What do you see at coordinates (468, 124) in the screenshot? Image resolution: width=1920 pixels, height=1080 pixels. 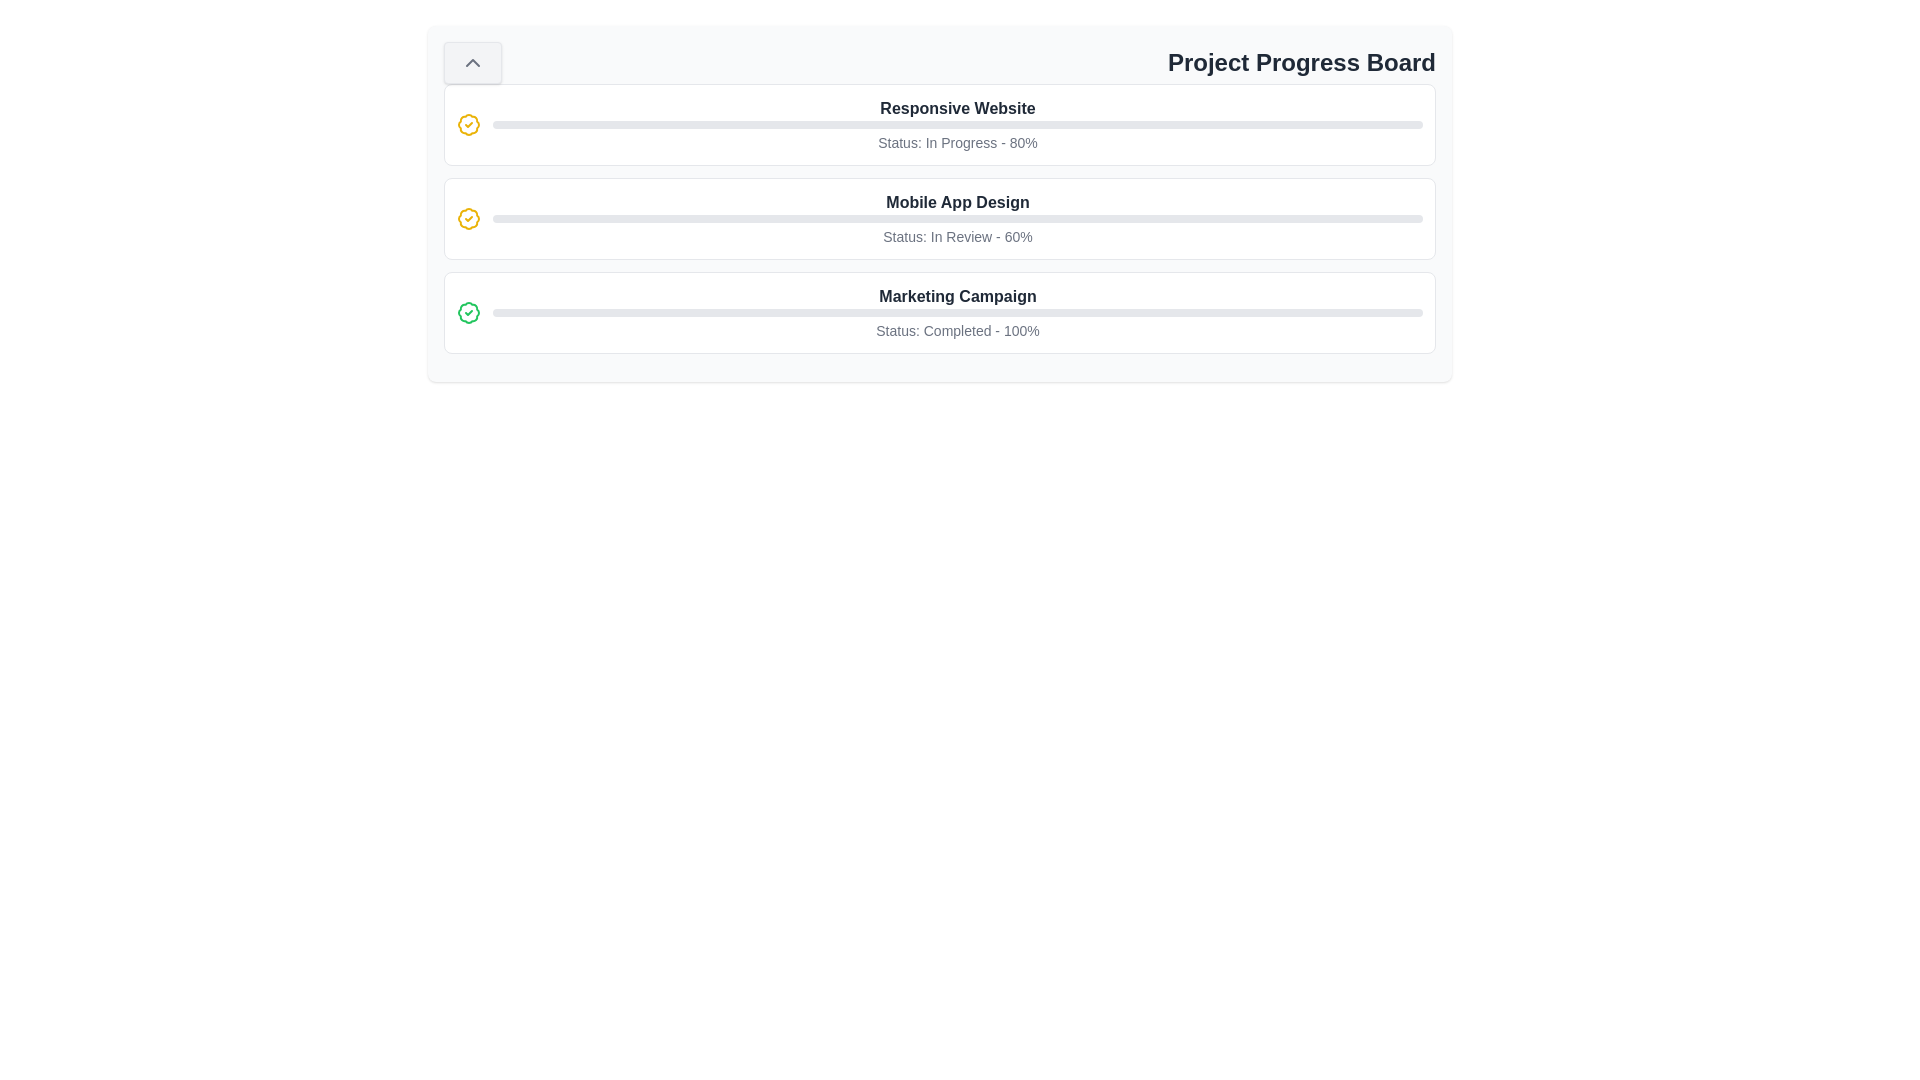 I see `the status indicator icon on the left side of the first row labeled 'Responsive Website'` at bounding box center [468, 124].